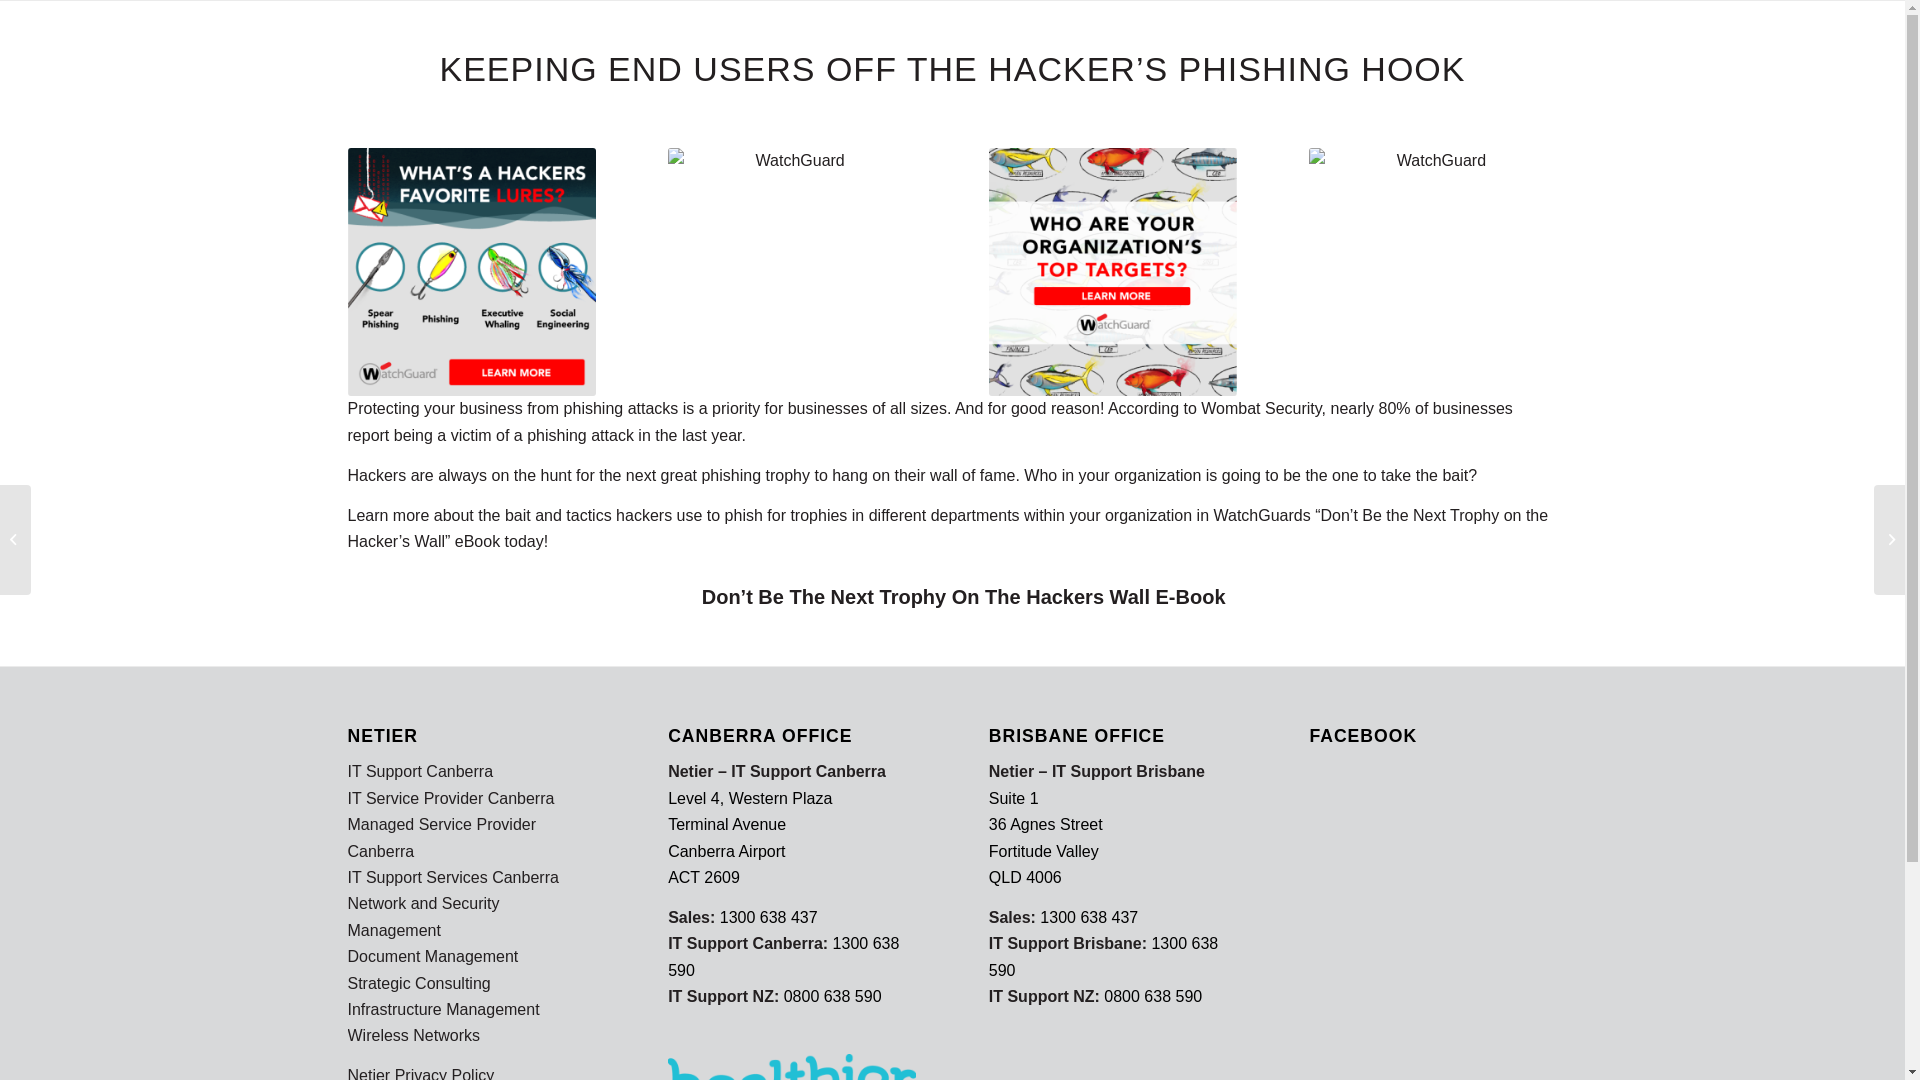 Image resolution: width=1920 pixels, height=1080 pixels. I want to click on 'Network and Security Management', so click(422, 916).